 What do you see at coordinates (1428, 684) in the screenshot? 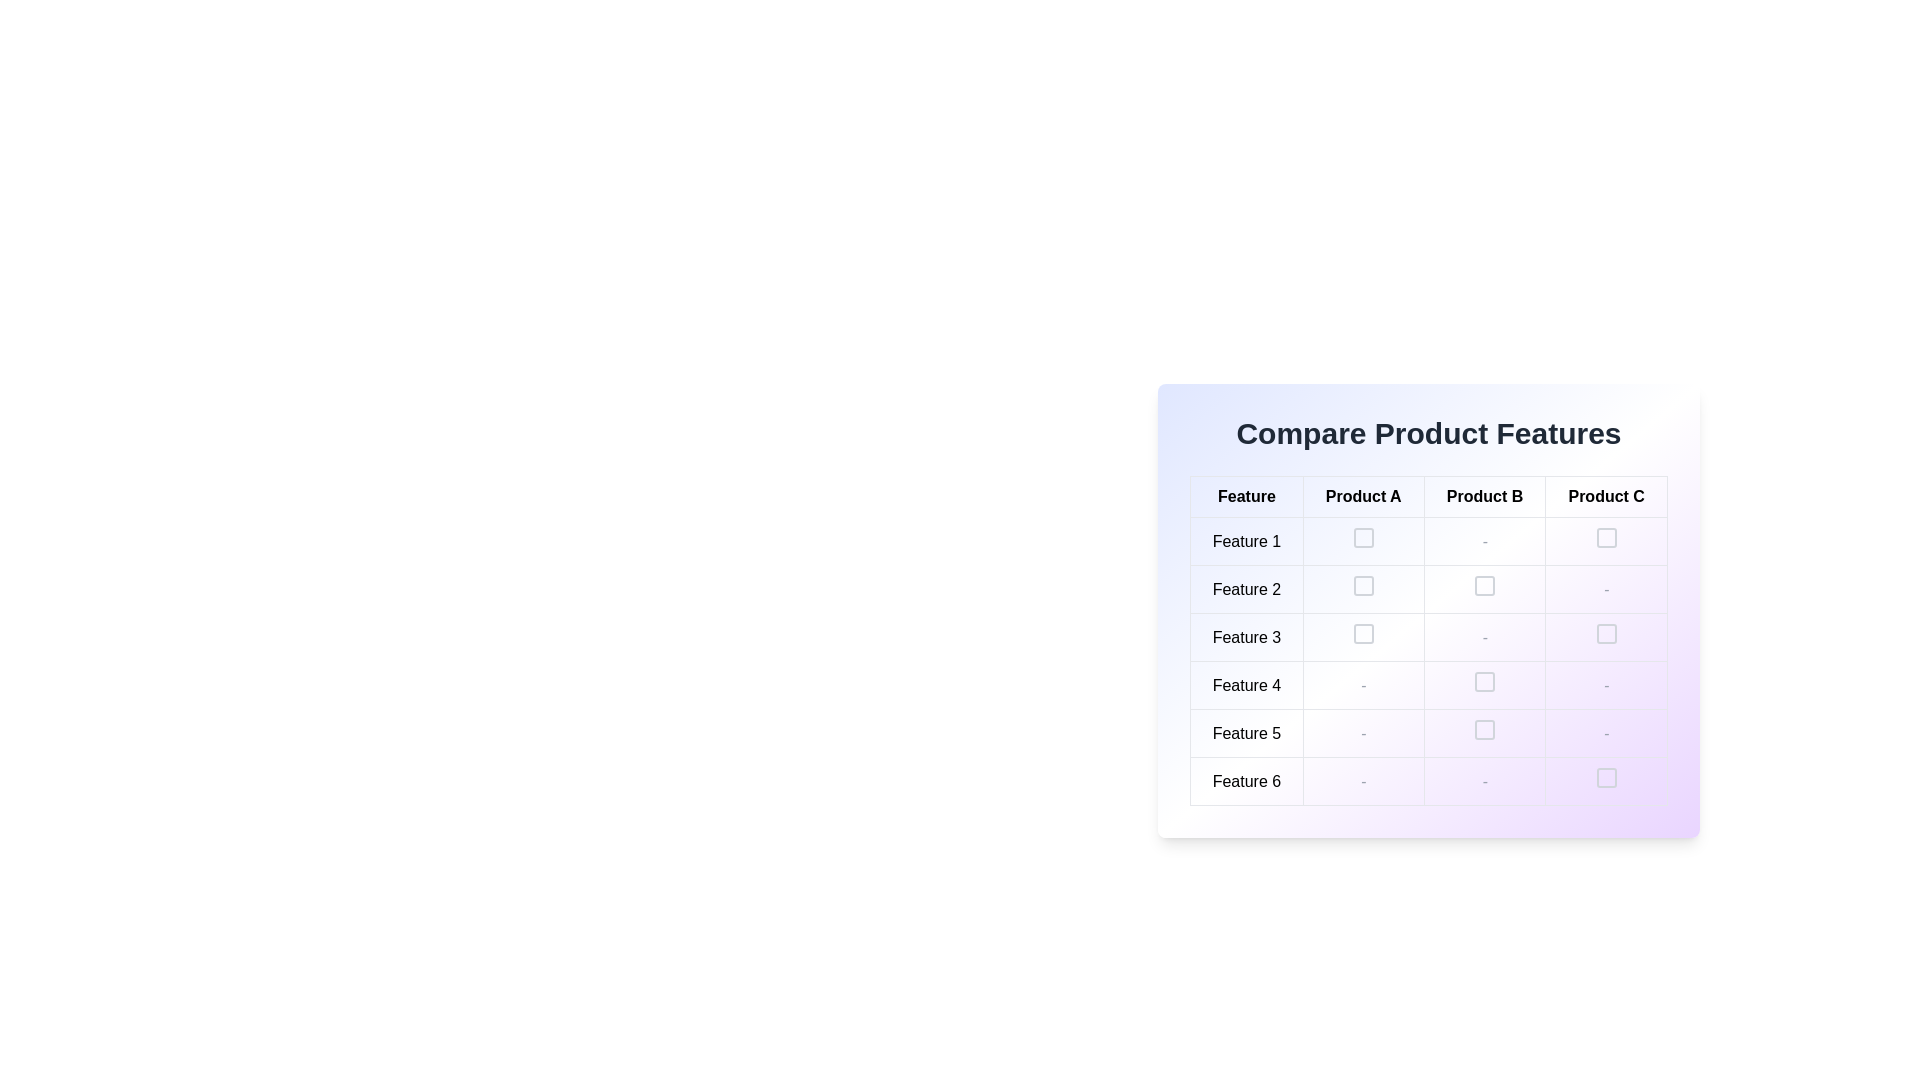
I see `the interactive parts of the fourth row in the 'Compare Product Features' table, which presents 'Feature 4' and related product information` at bounding box center [1428, 684].